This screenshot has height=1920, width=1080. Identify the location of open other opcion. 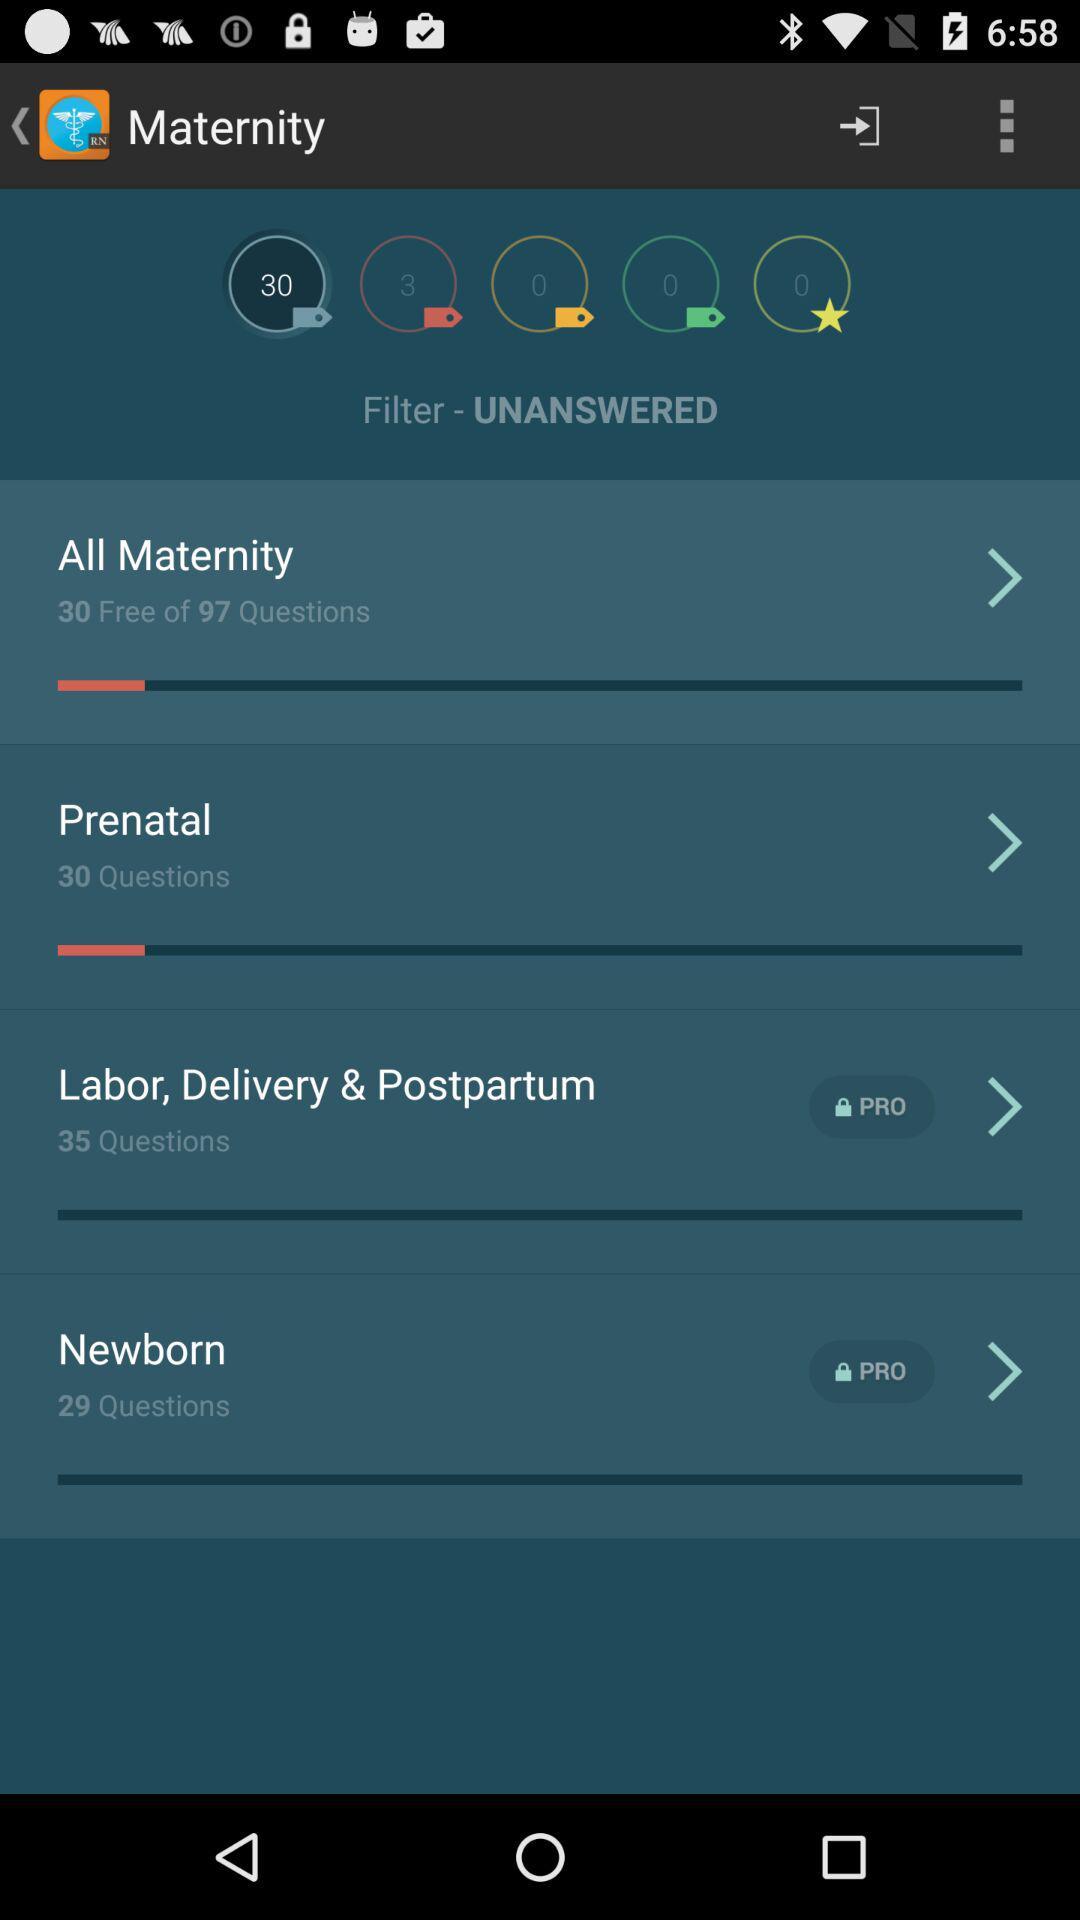
(407, 282).